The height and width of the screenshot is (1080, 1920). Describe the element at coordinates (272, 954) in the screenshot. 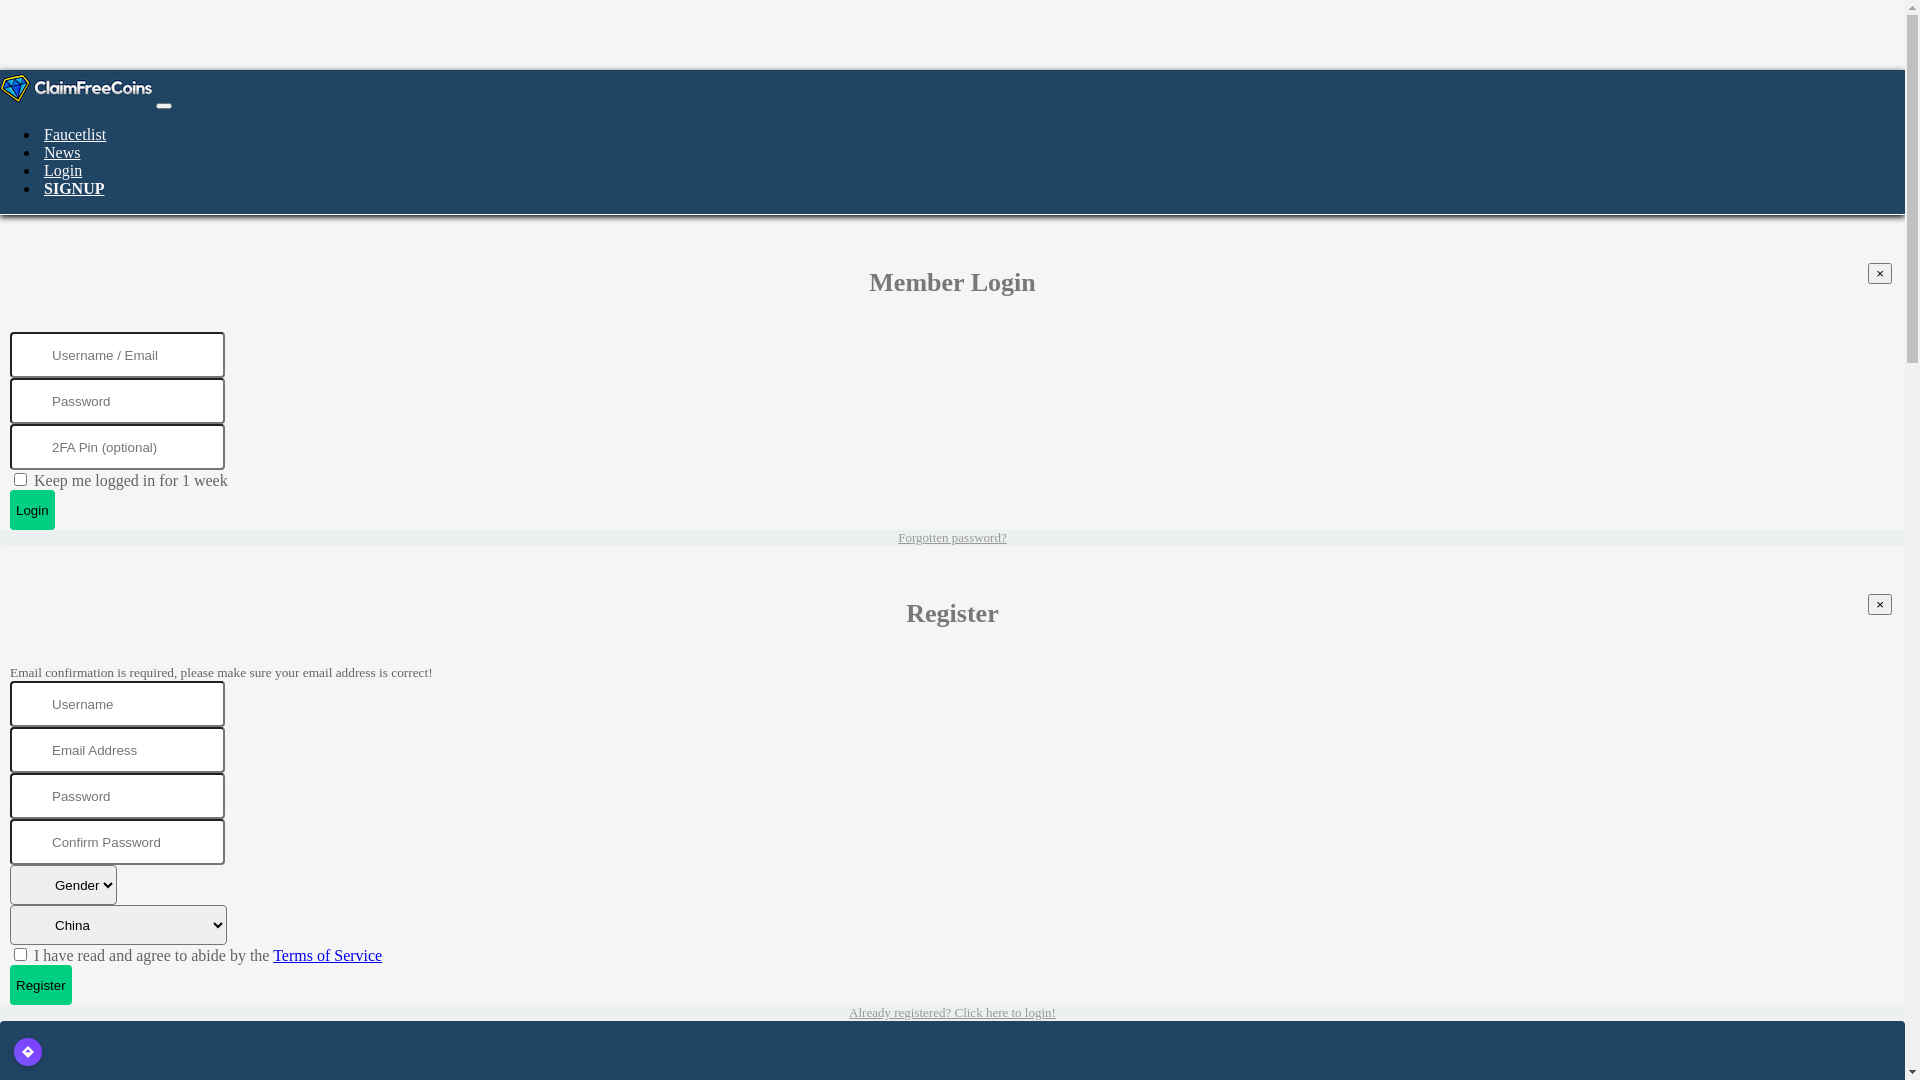

I see `'Terms of Service'` at that location.